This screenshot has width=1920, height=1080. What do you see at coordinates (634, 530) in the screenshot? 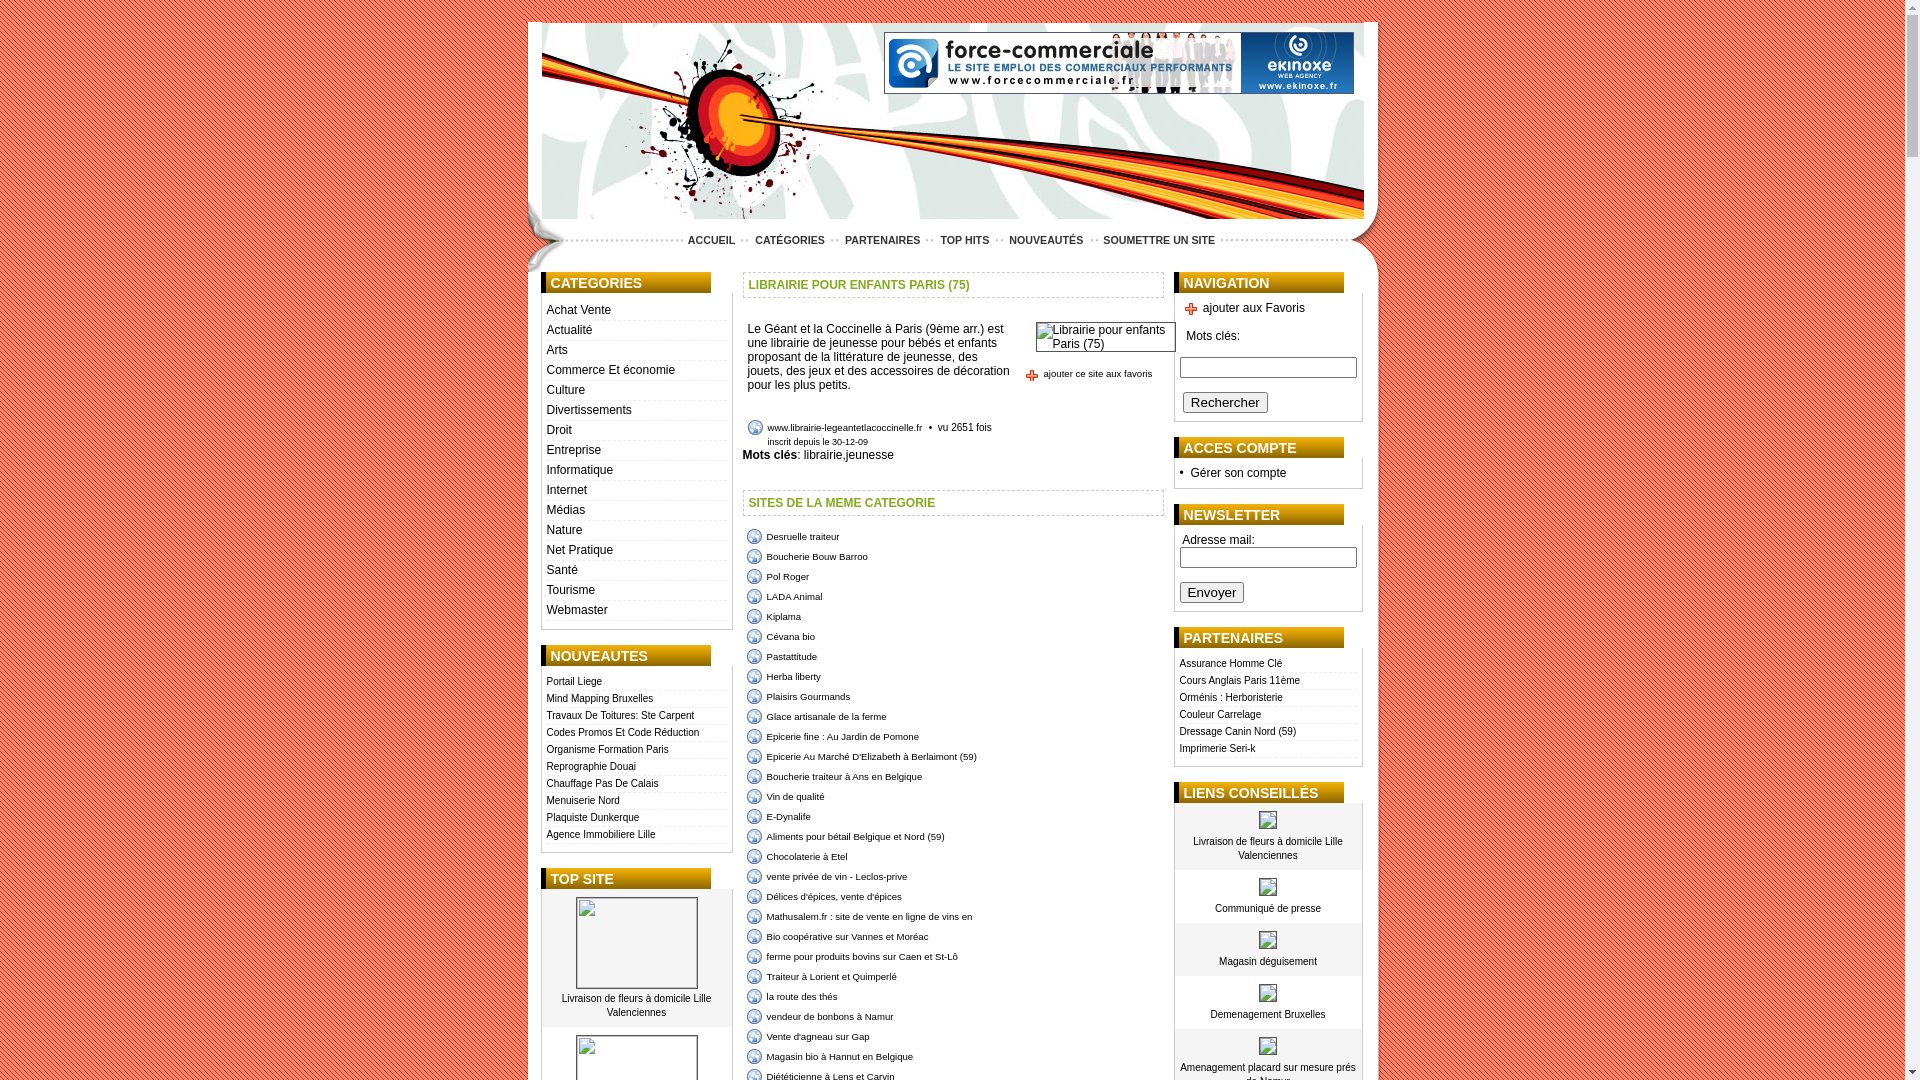
I see `'Nature'` at bounding box center [634, 530].